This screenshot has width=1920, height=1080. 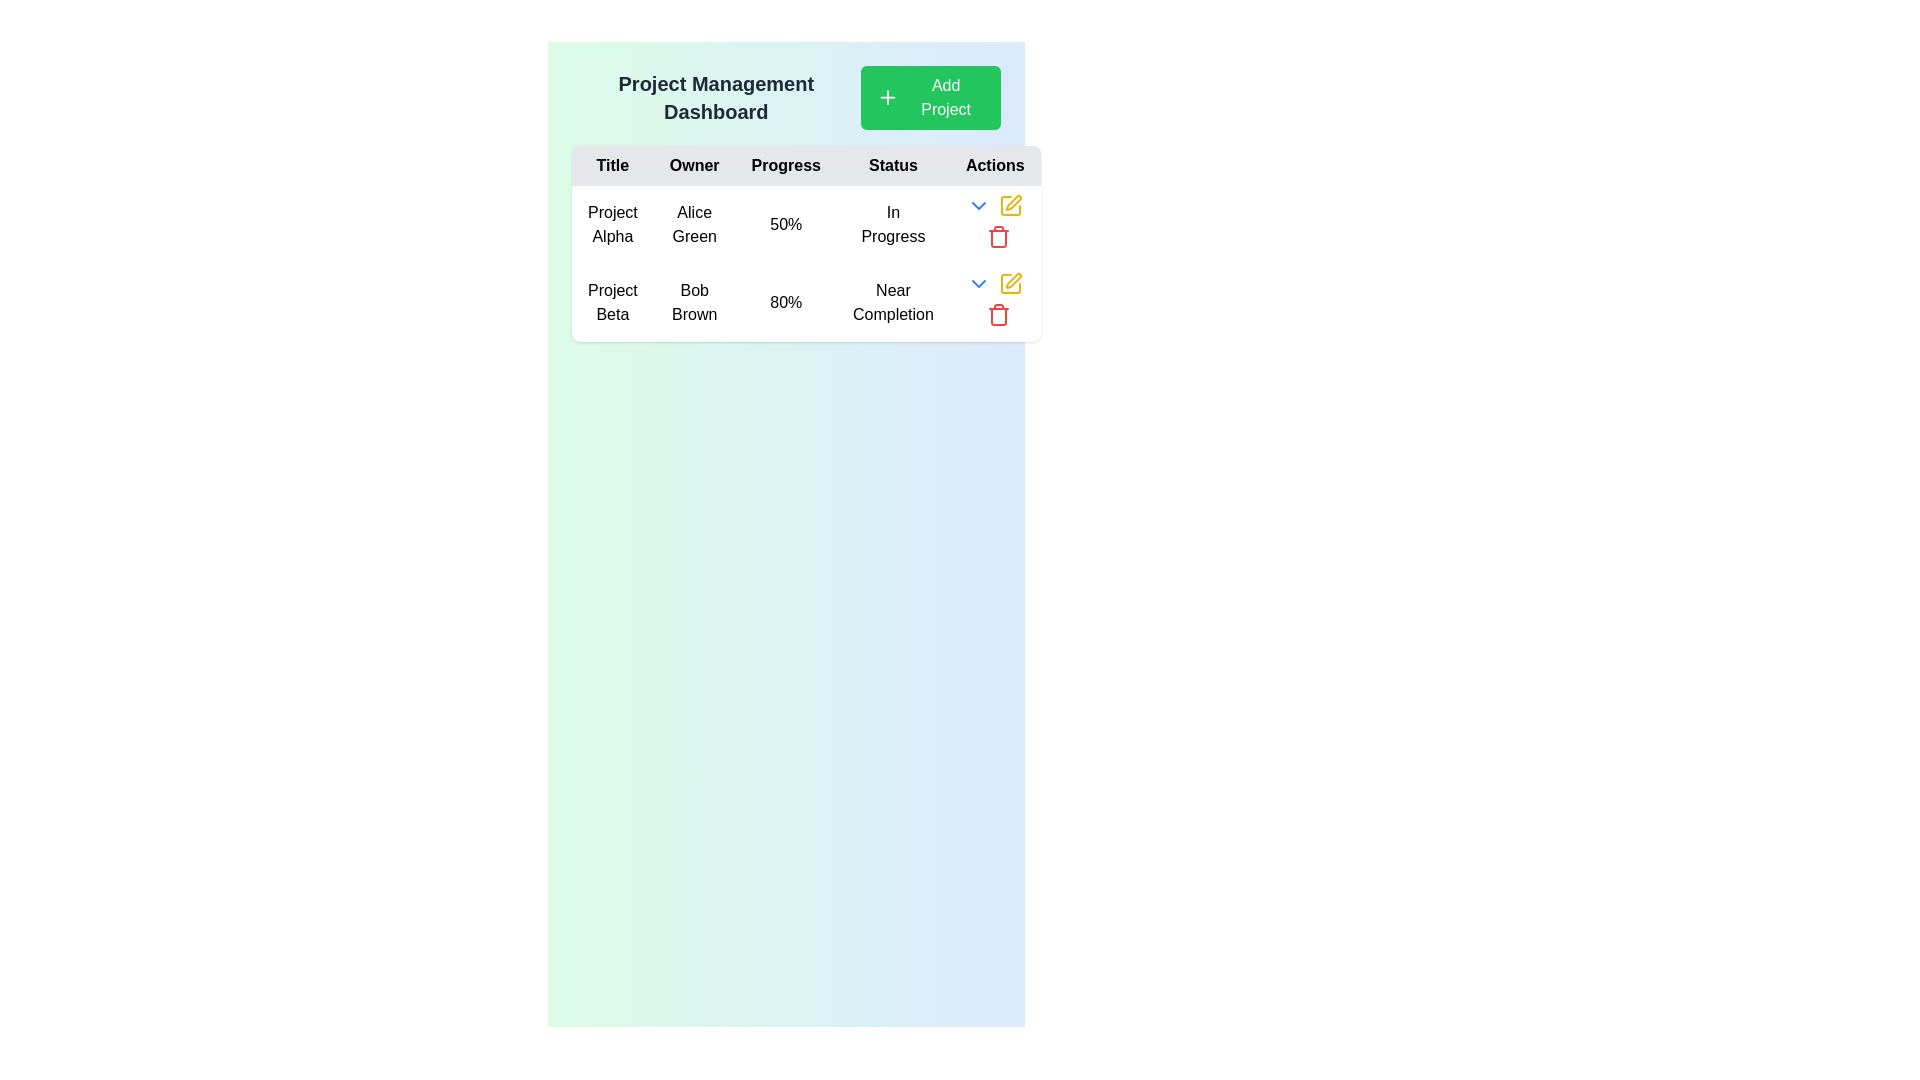 I want to click on the 'Status' table header cell, which is the fourth header in a row of table headers, positioned between 'Progress' and 'Actions', so click(x=892, y=164).